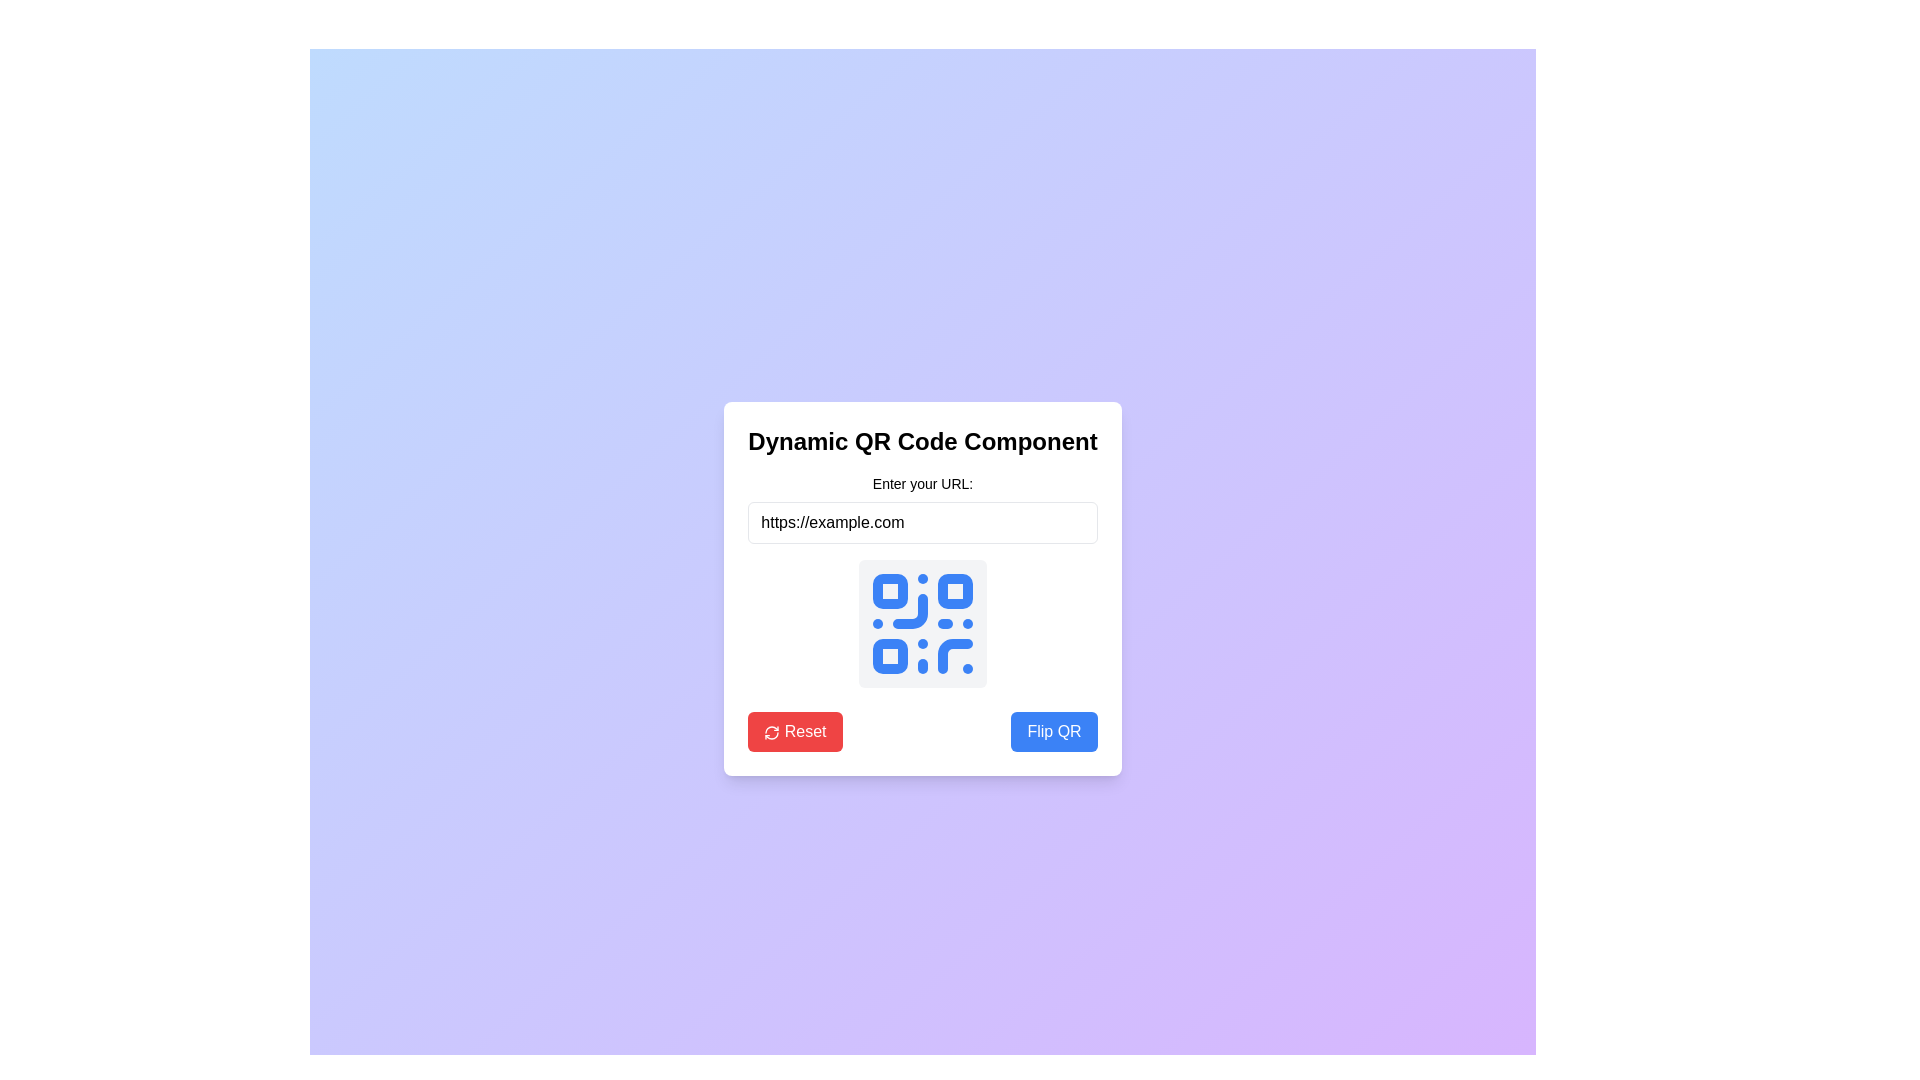 This screenshot has width=1920, height=1080. I want to click on the 'Reset' button with a red background and white text, so click(794, 732).